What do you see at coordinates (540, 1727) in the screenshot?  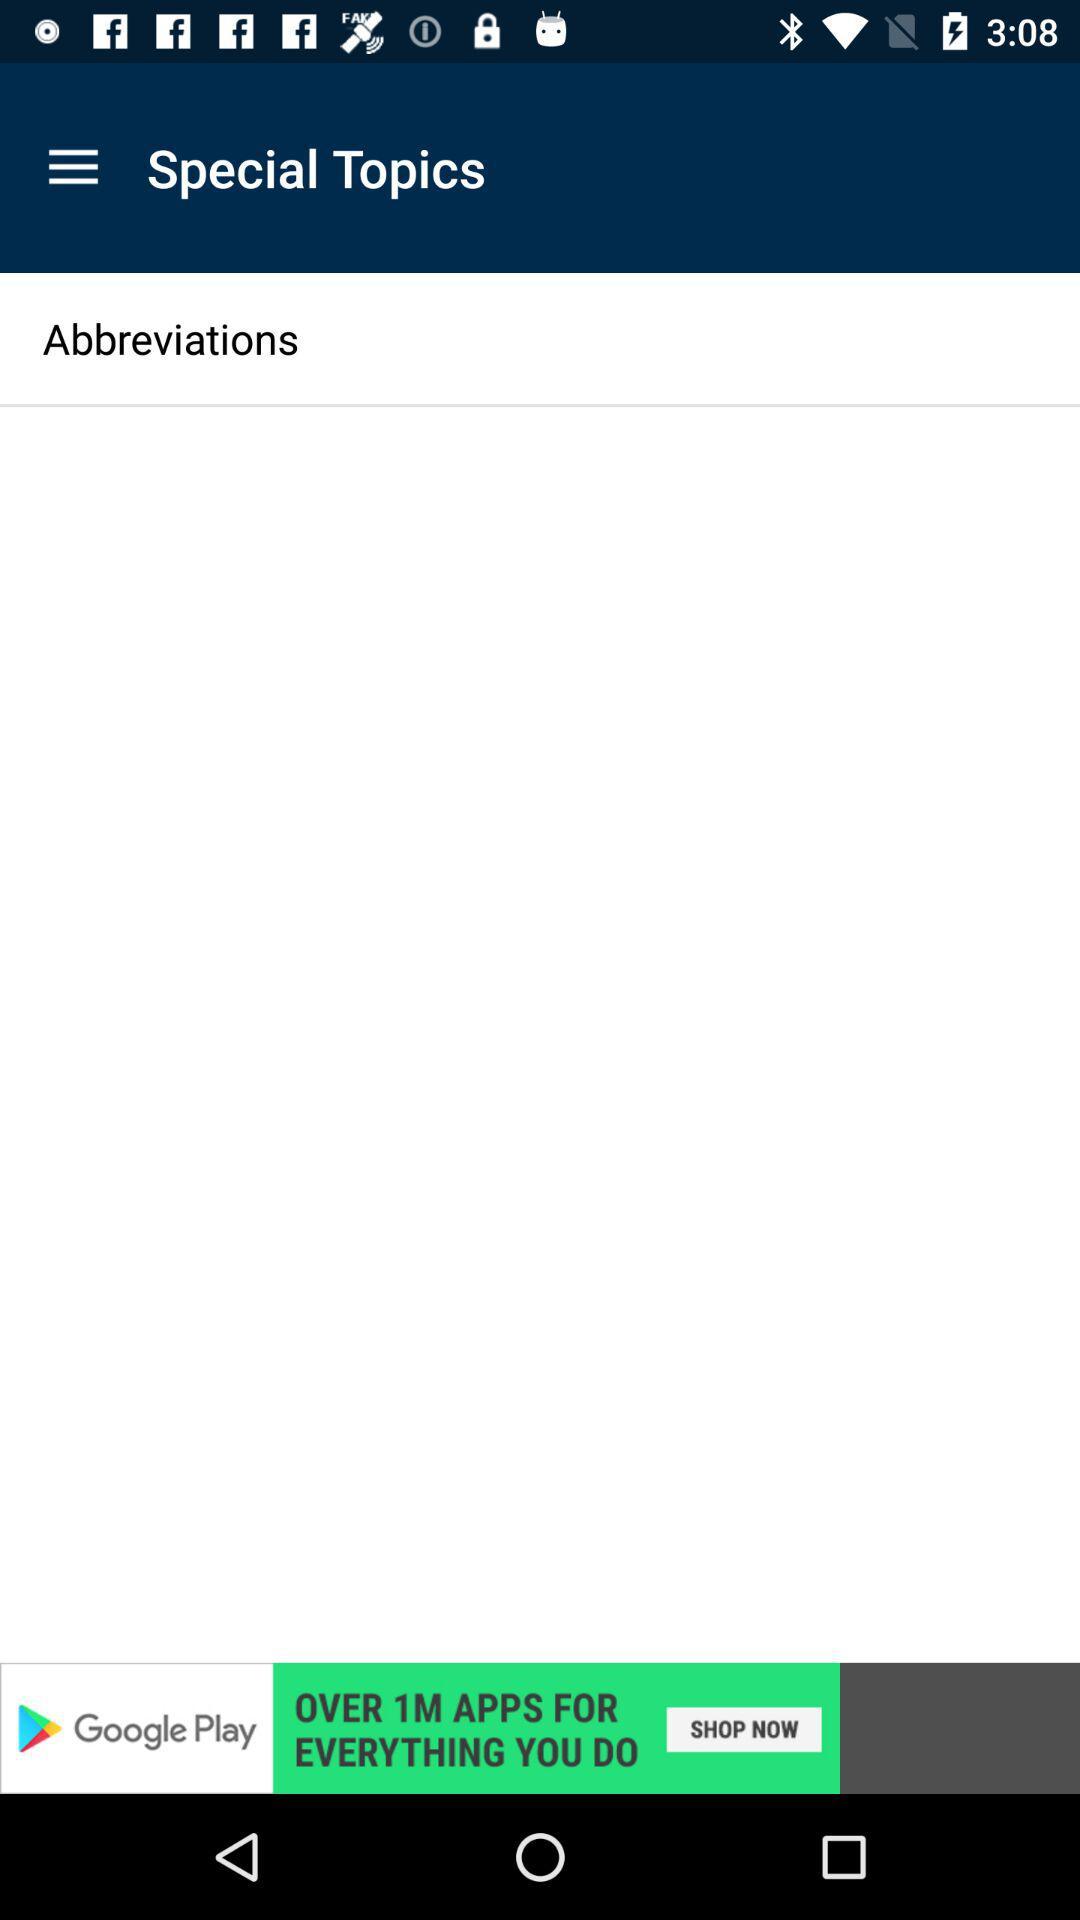 I see `advertisement area` at bounding box center [540, 1727].